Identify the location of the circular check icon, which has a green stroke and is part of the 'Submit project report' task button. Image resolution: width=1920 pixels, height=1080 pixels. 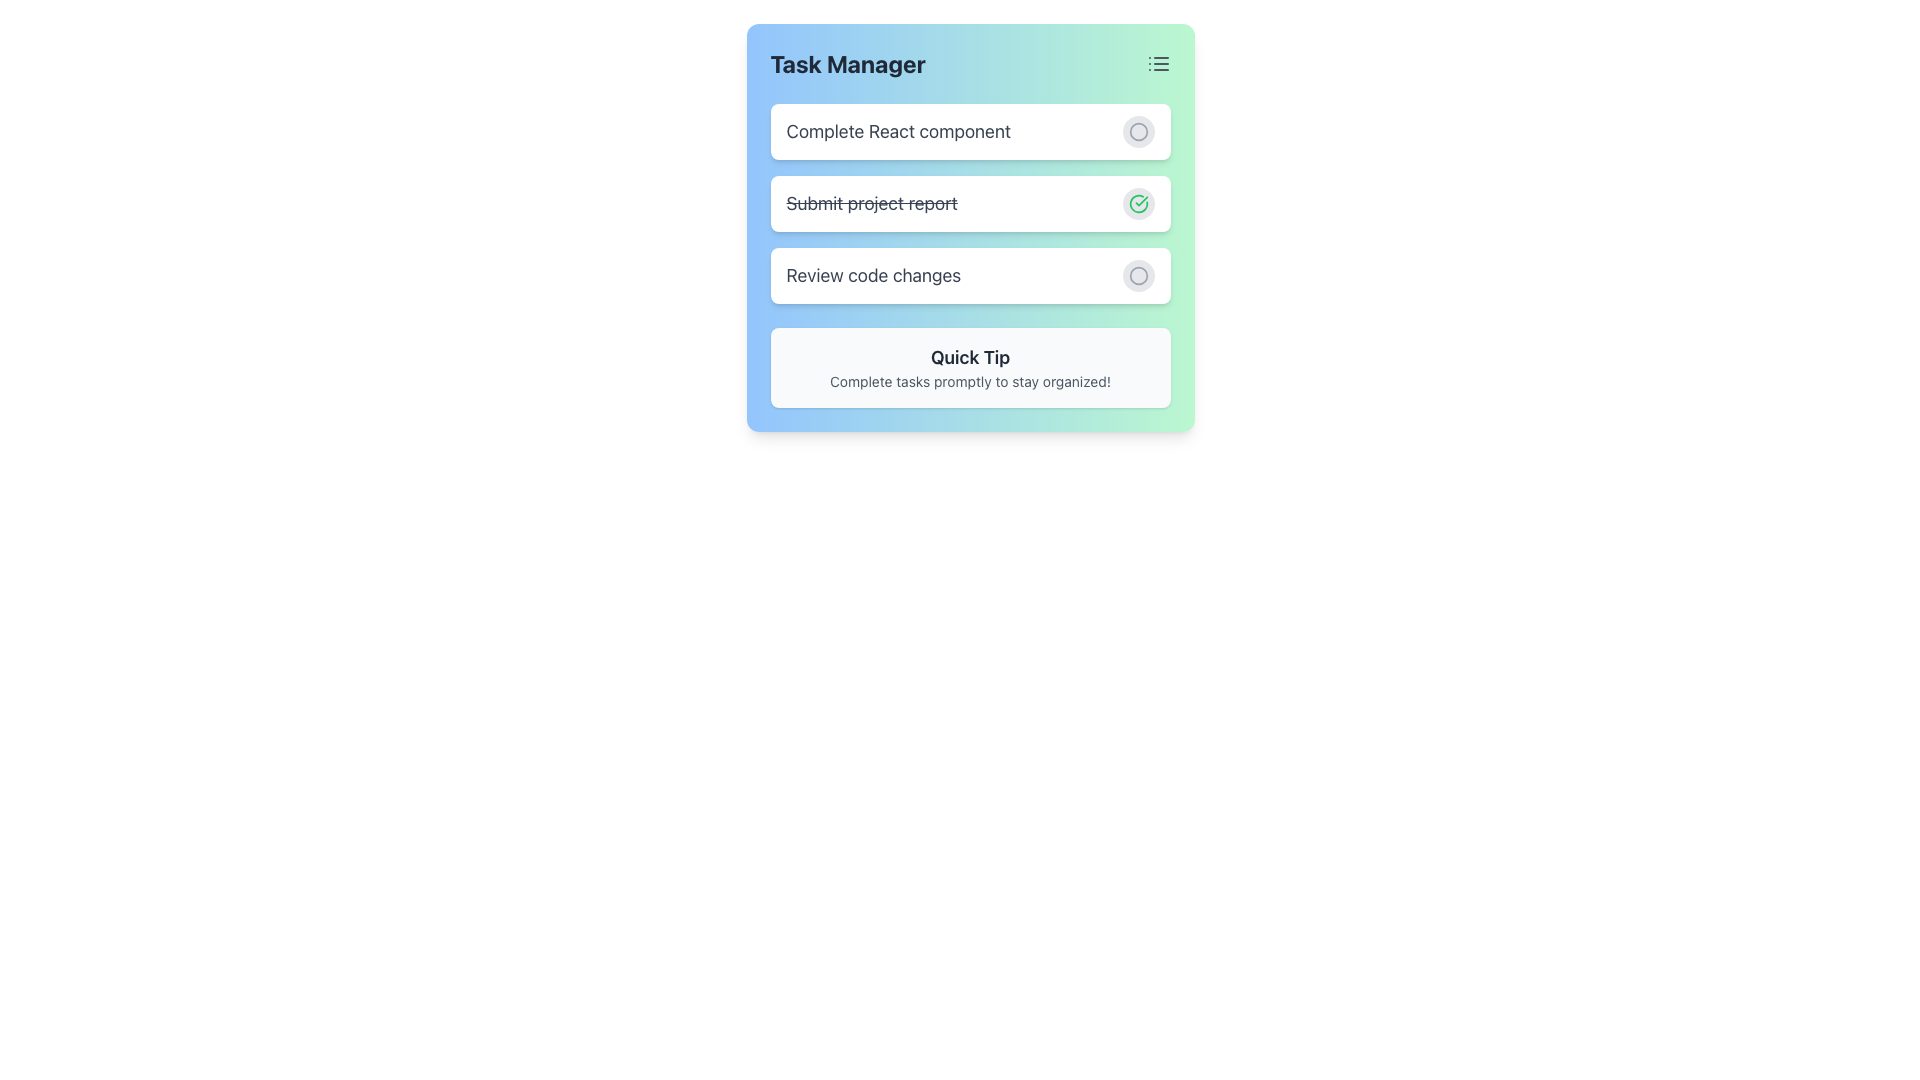
(1138, 204).